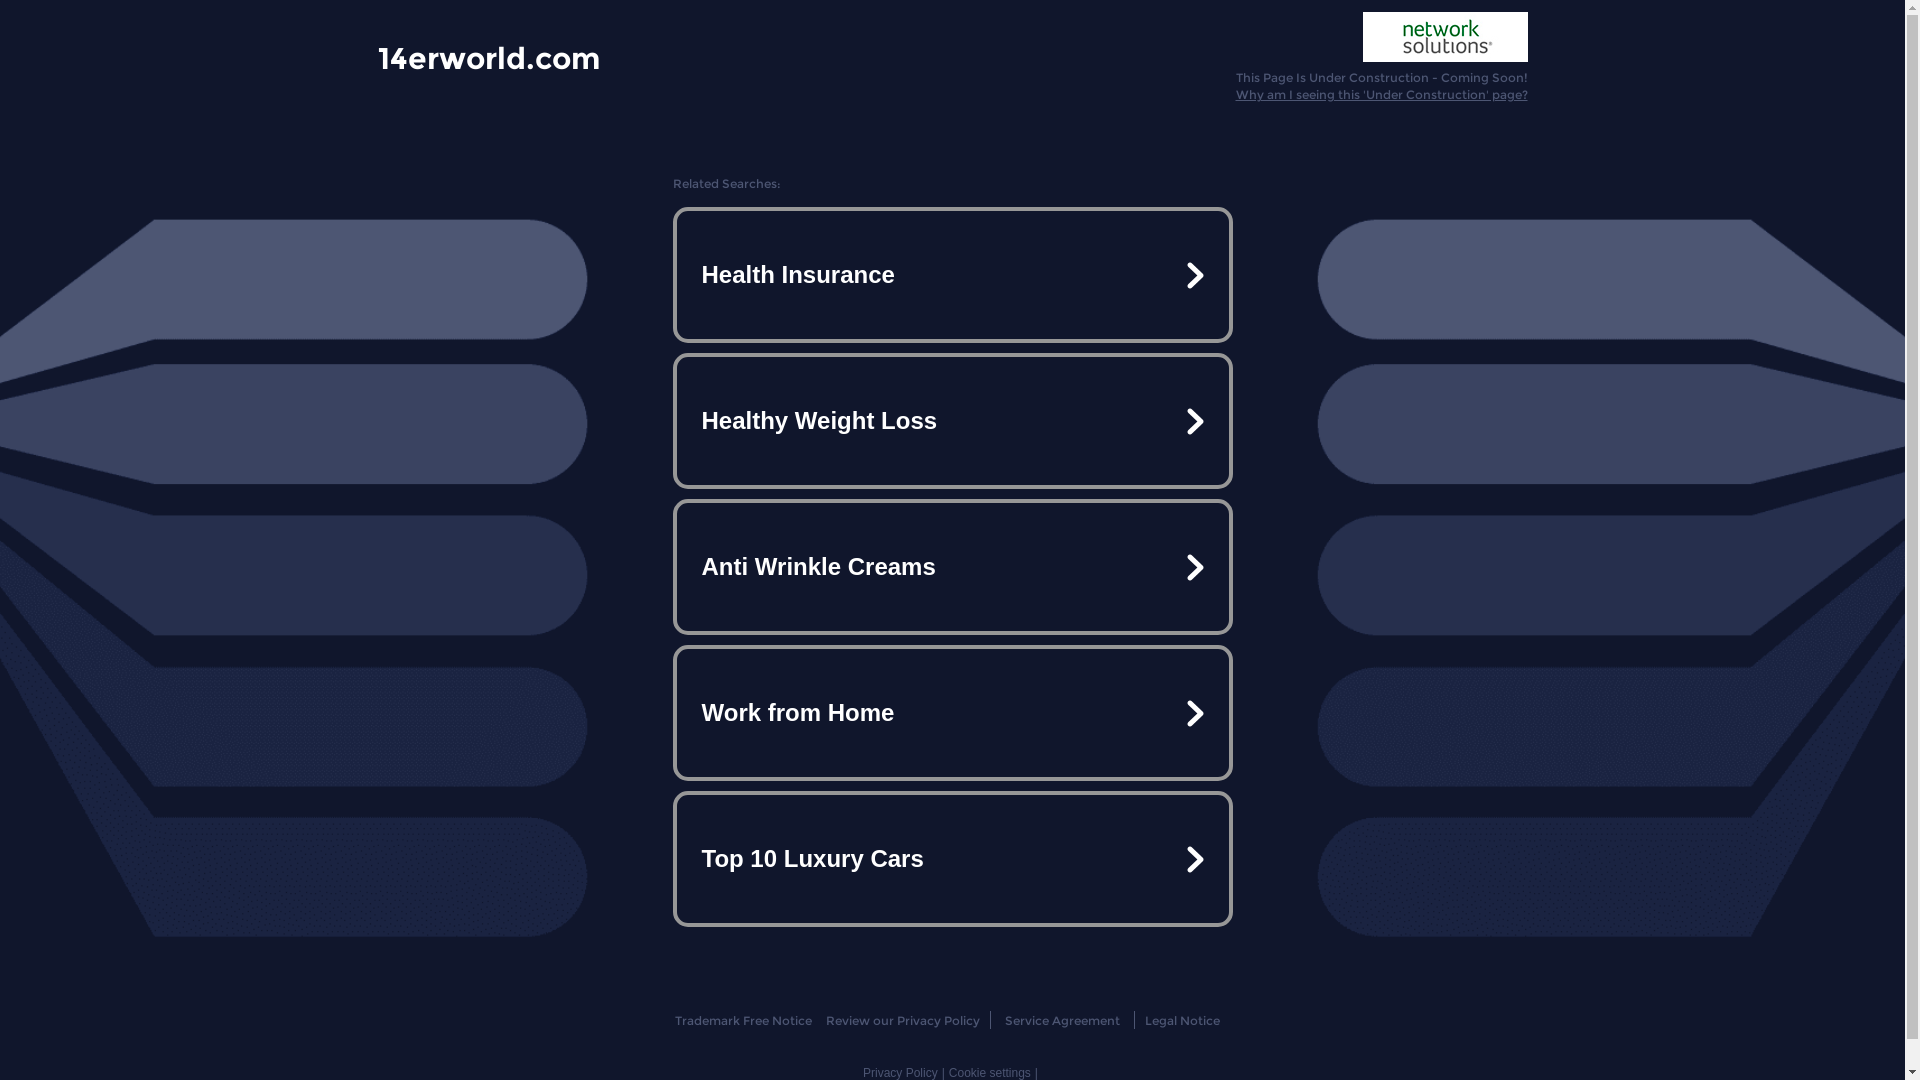  Describe the element at coordinates (1182, 1020) in the screenshot. I see `'Legal Notice'` at that location.